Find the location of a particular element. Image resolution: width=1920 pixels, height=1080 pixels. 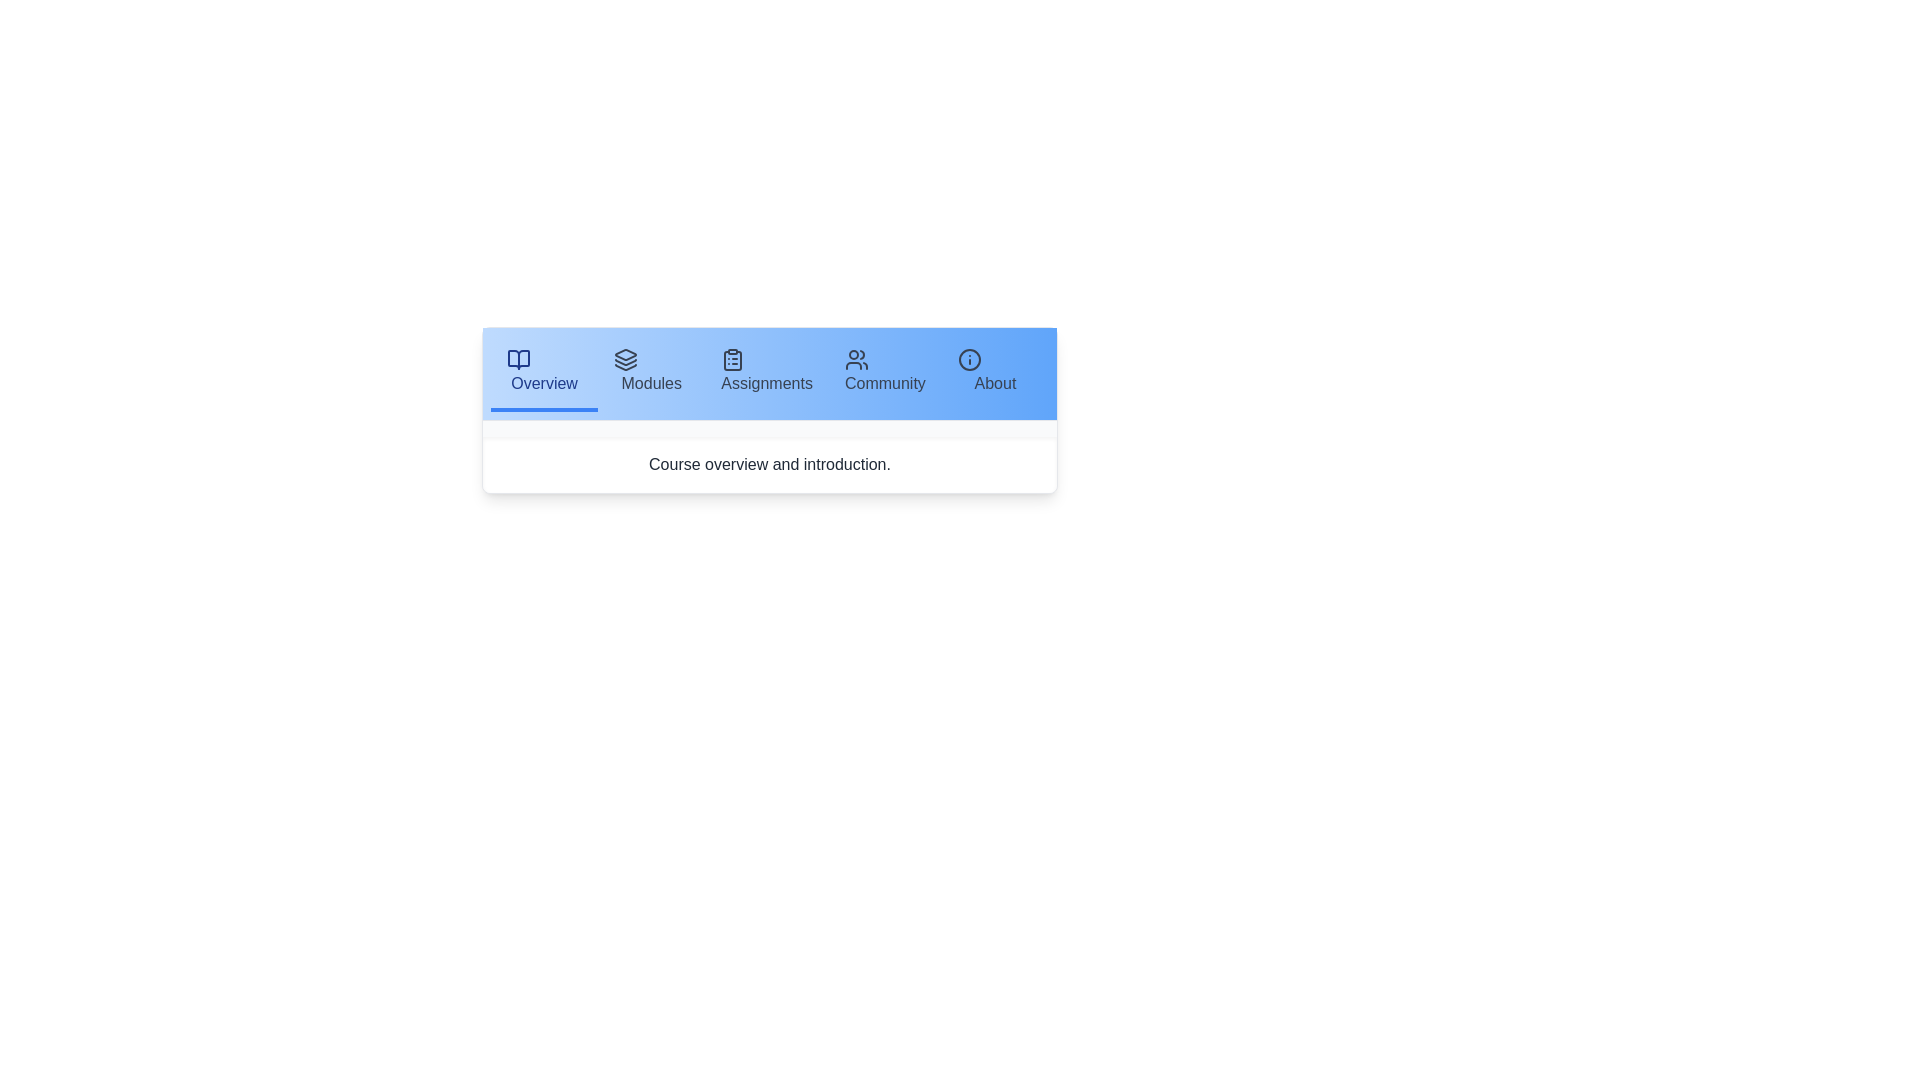

the stylized open book icon in the top navigation bar is located at coordinates (518, 358).